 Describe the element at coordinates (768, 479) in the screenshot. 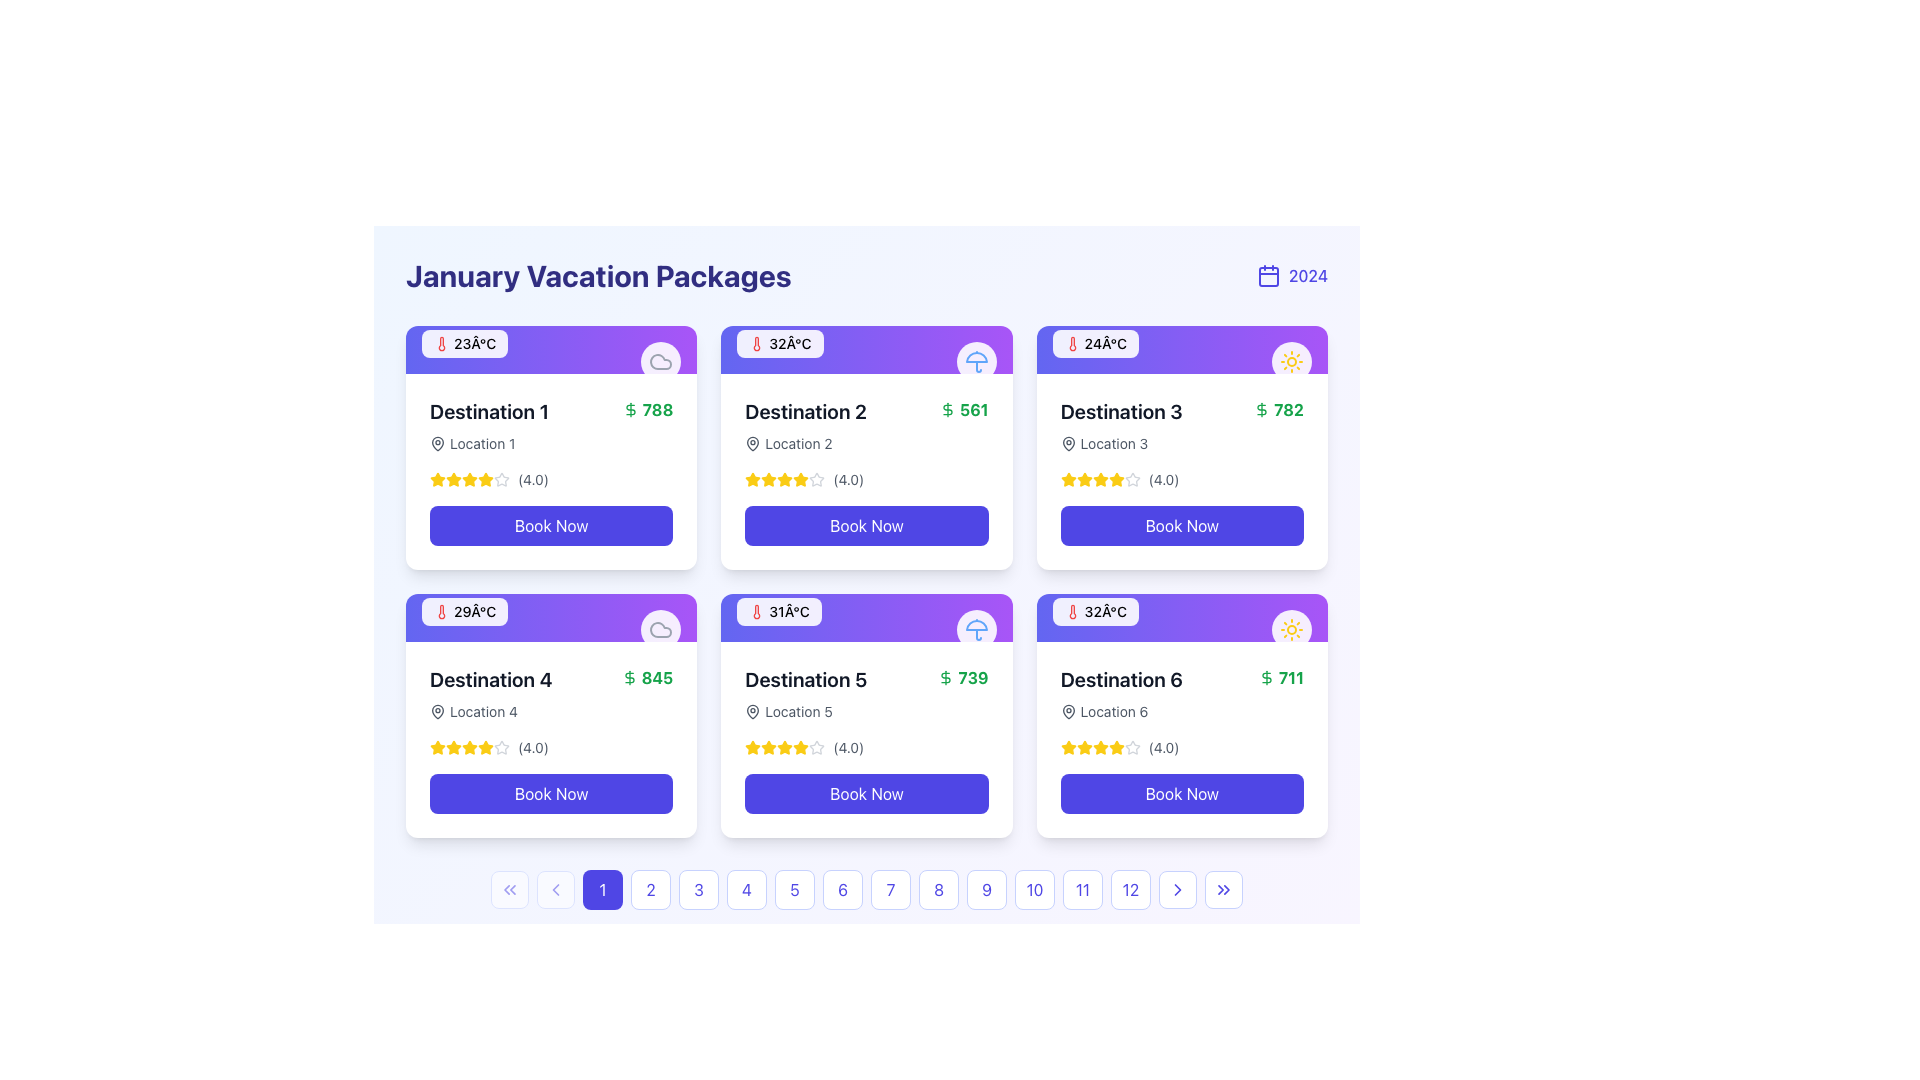

I see `the third star-shaped icon in the rating indicator for 'Destination 2', which is filled with yellow color and part of a group of five stars` at that location.